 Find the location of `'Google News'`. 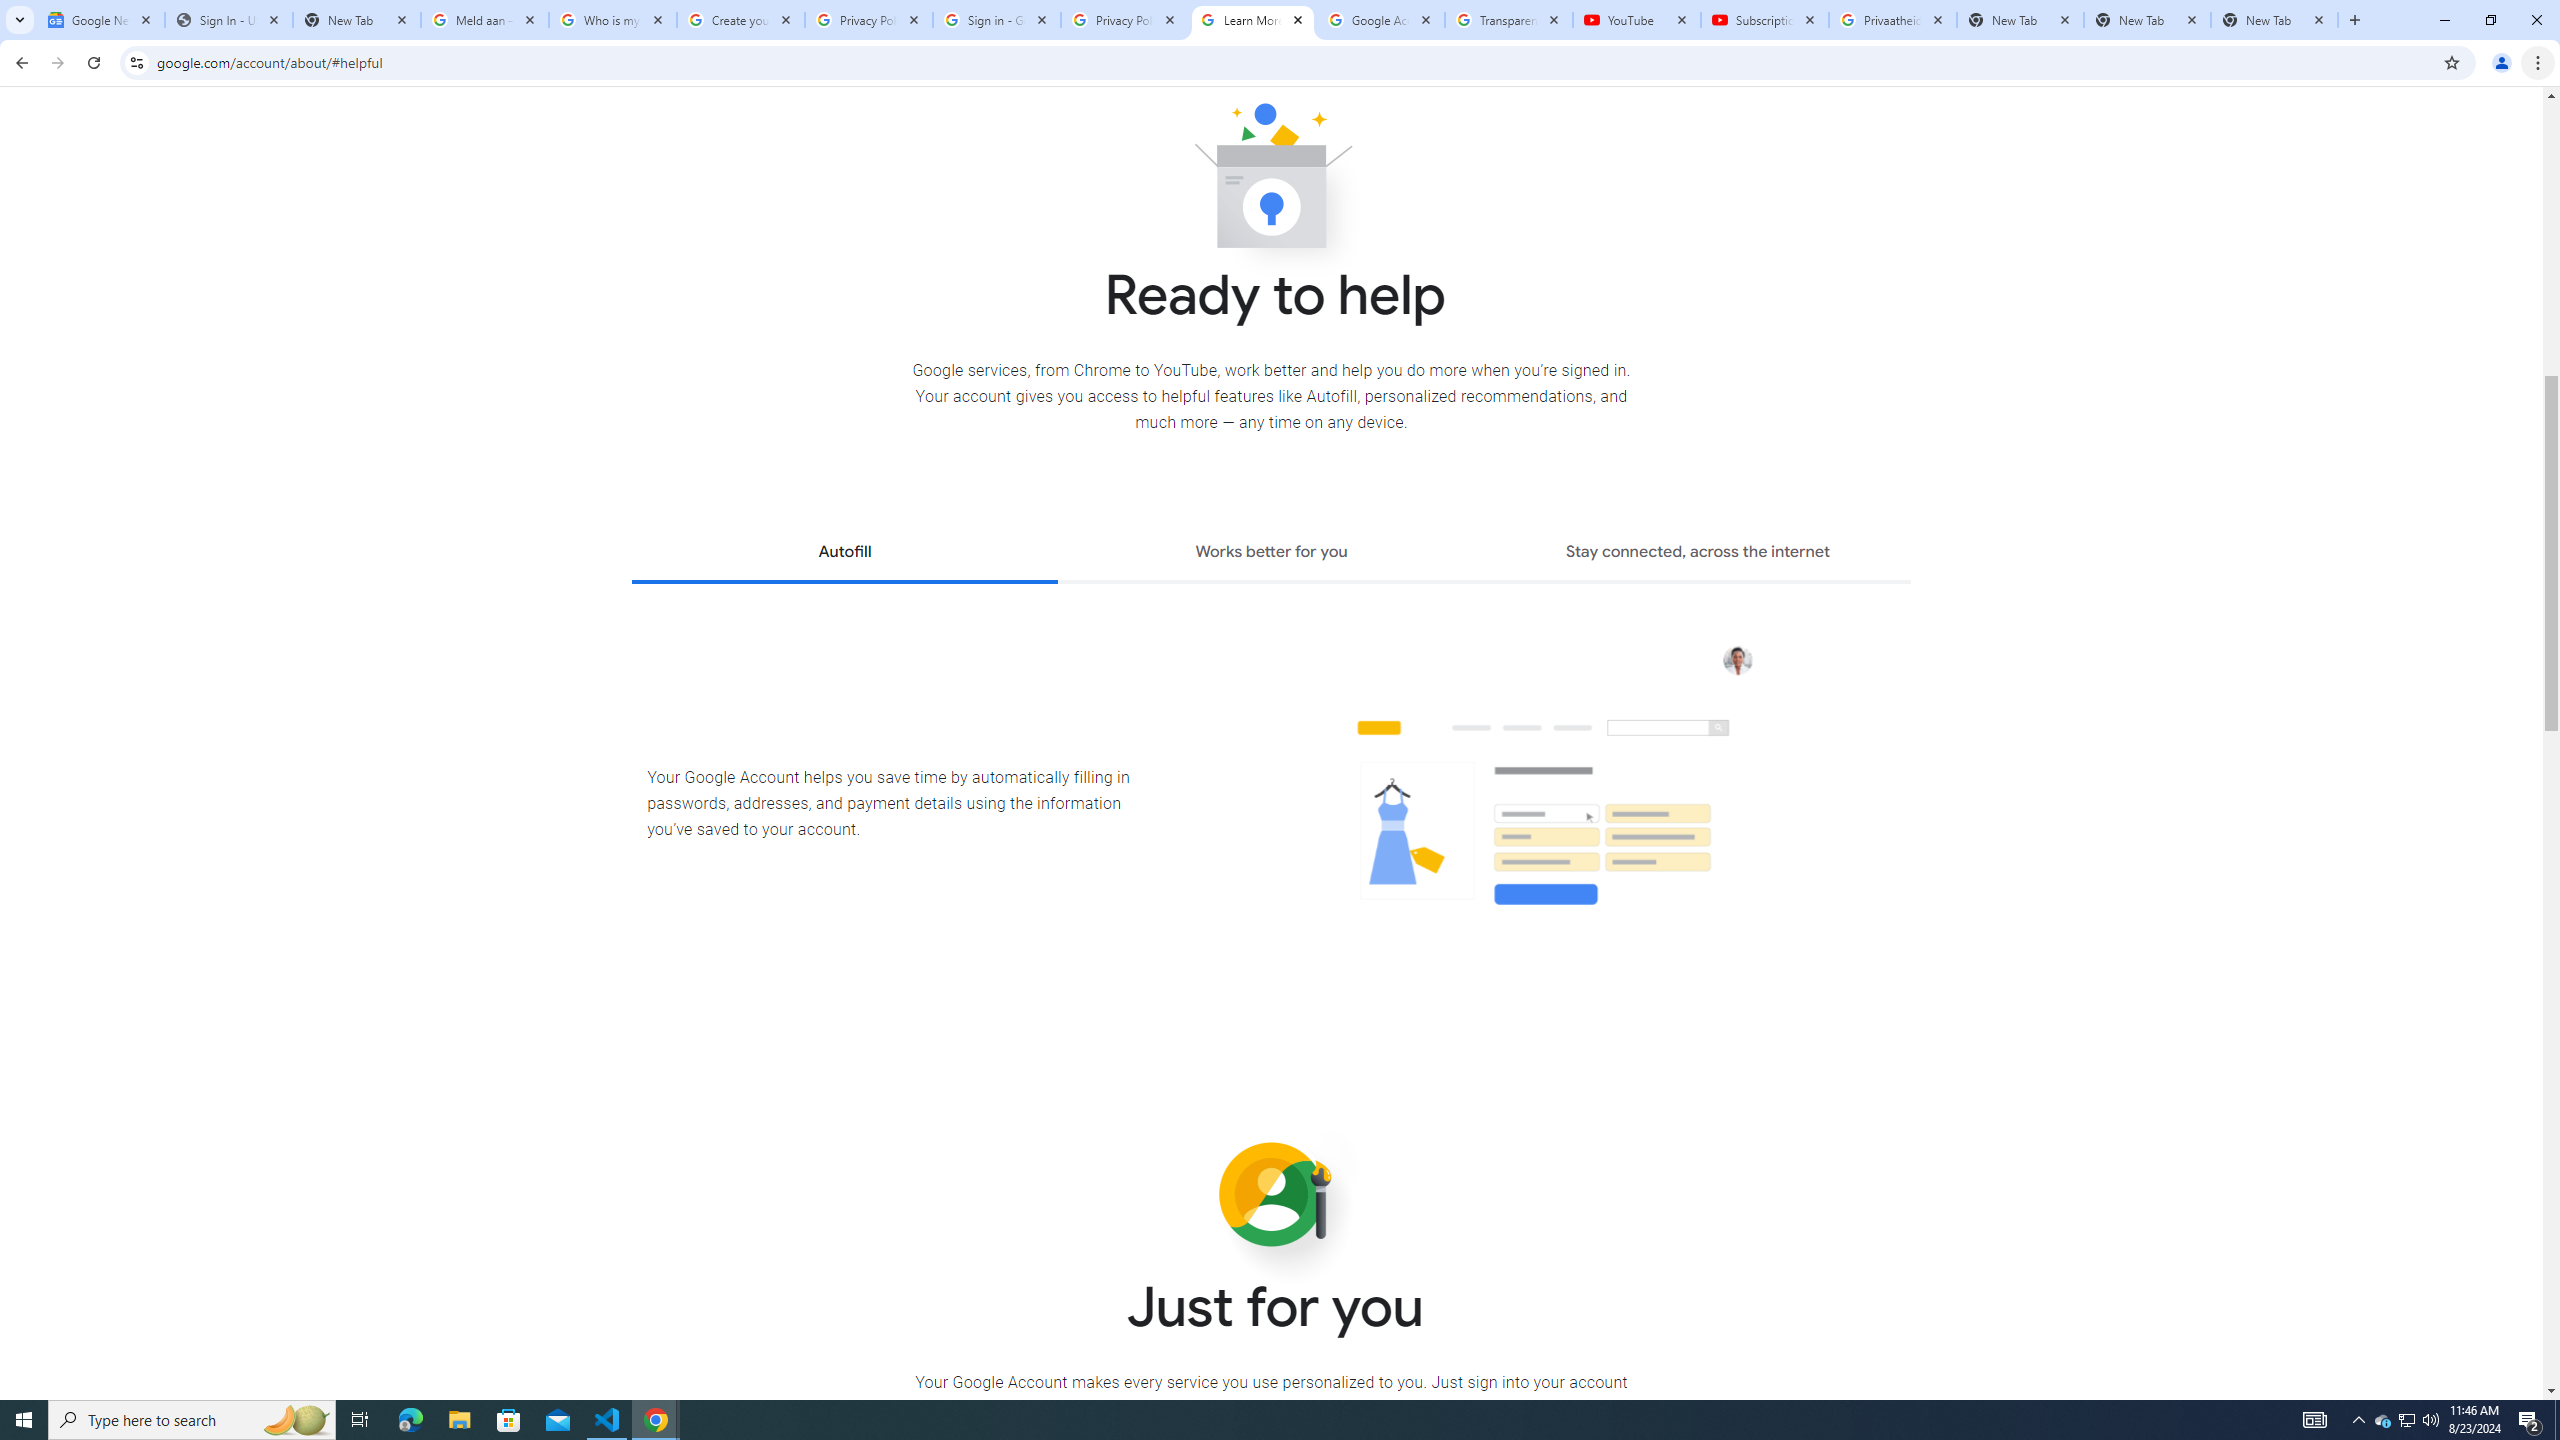

'Google News' is located at coordinates (101, 19).